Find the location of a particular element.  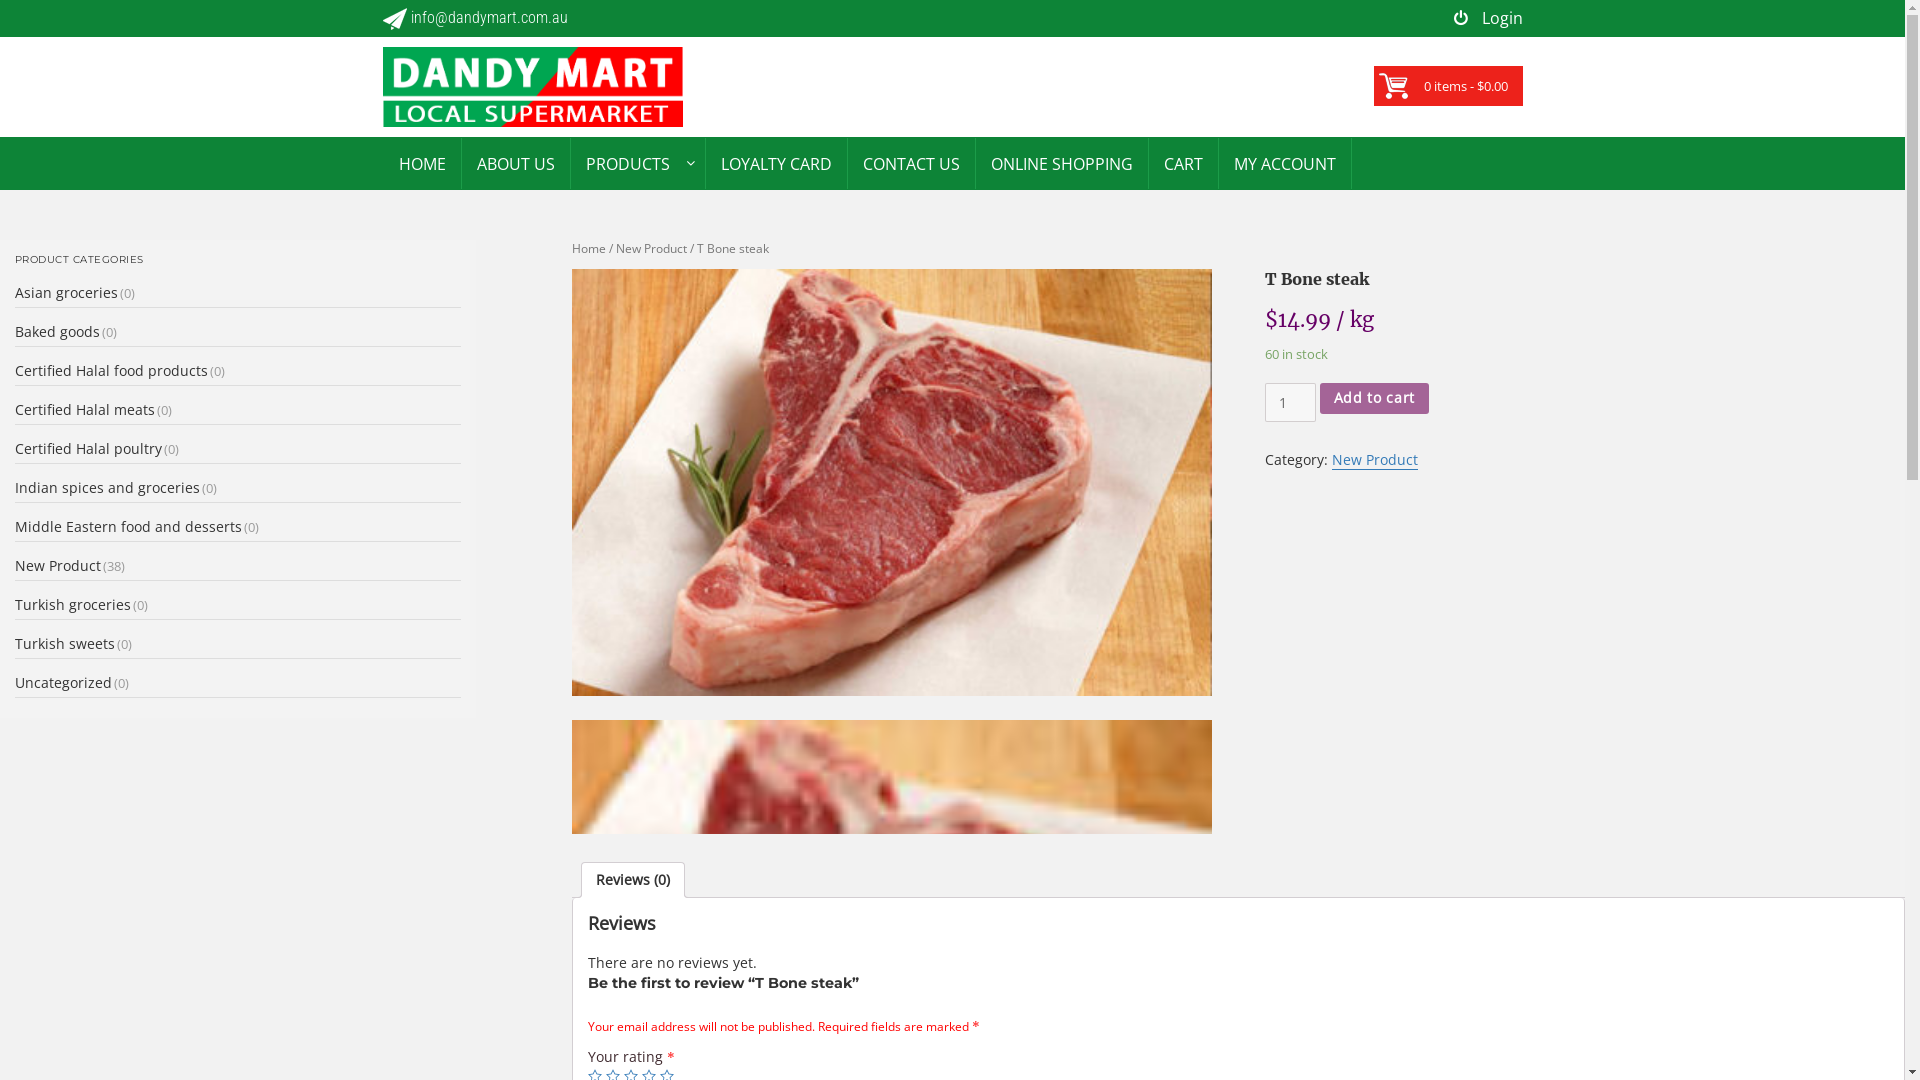

'Turkish groceries' is located at coordinates (72, 603).